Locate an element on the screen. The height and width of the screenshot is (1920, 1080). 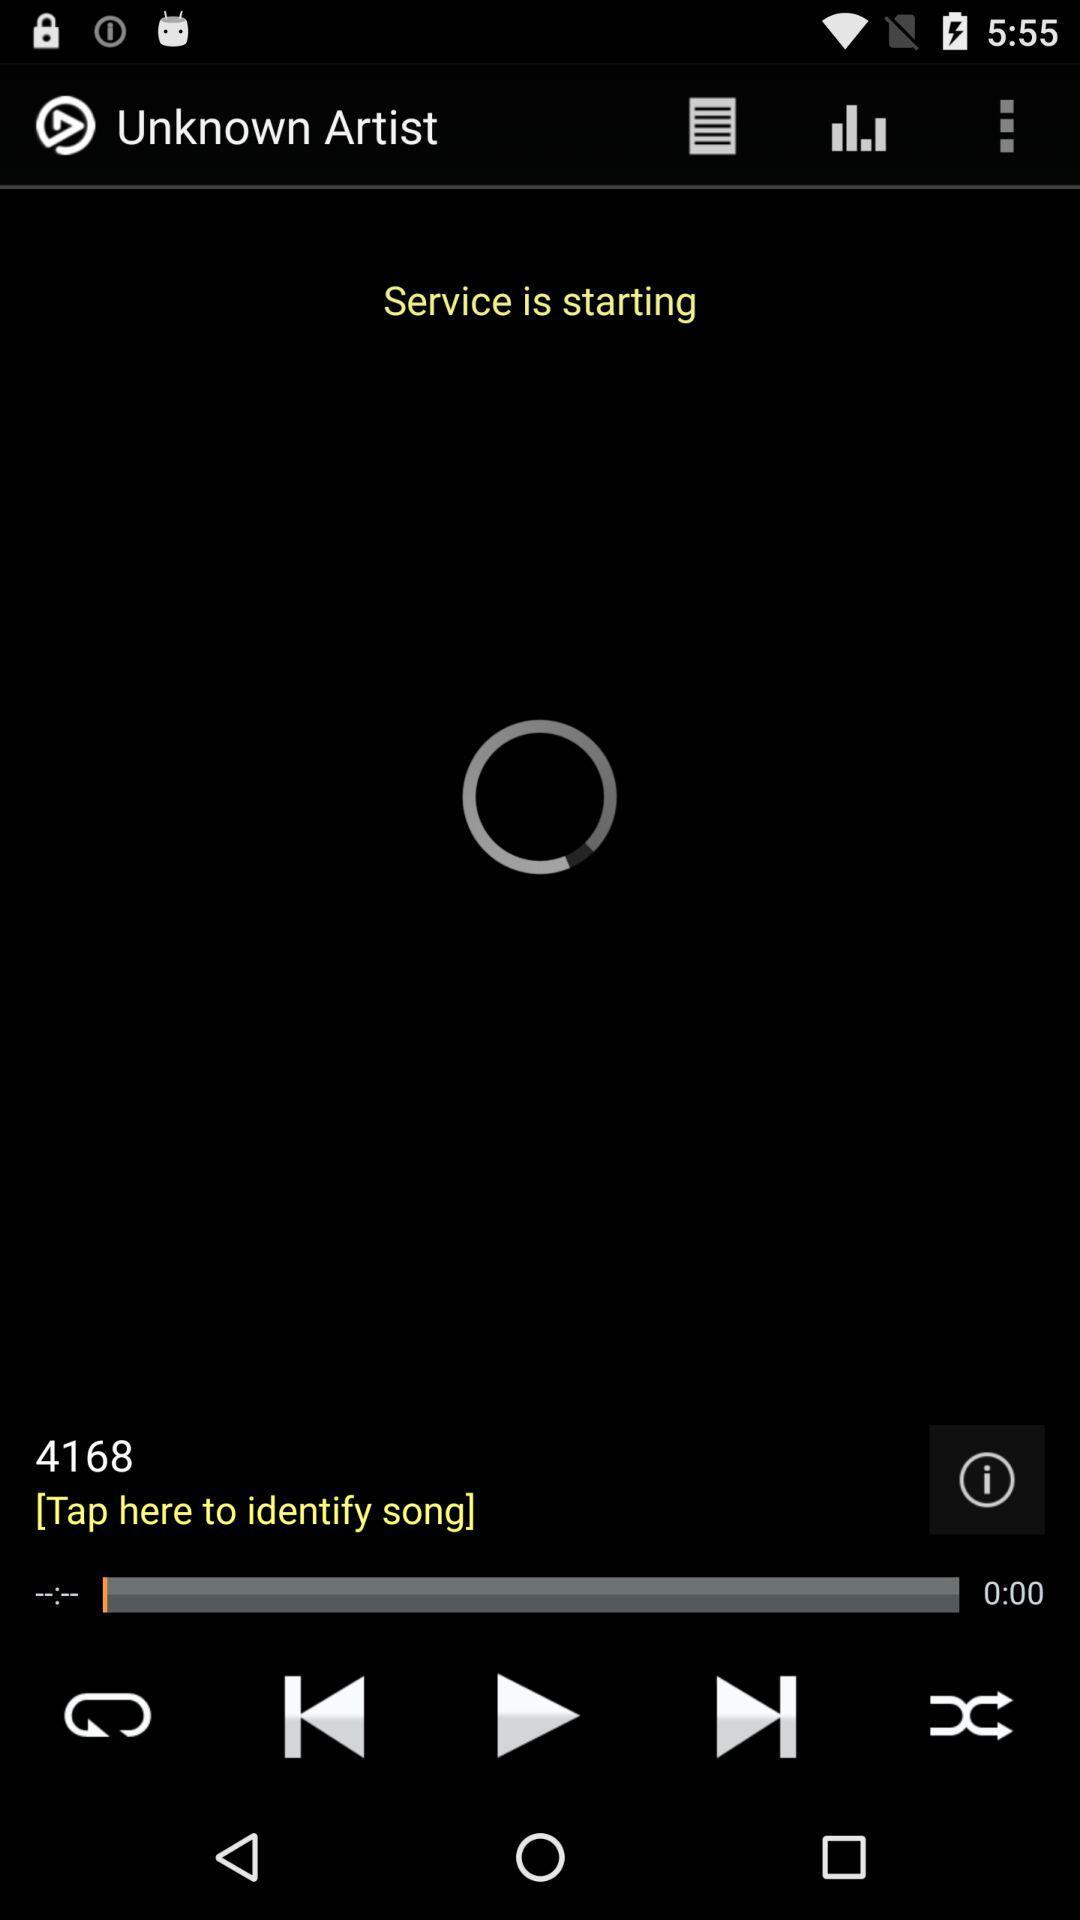
go back is located at coordinates (323, 1714).